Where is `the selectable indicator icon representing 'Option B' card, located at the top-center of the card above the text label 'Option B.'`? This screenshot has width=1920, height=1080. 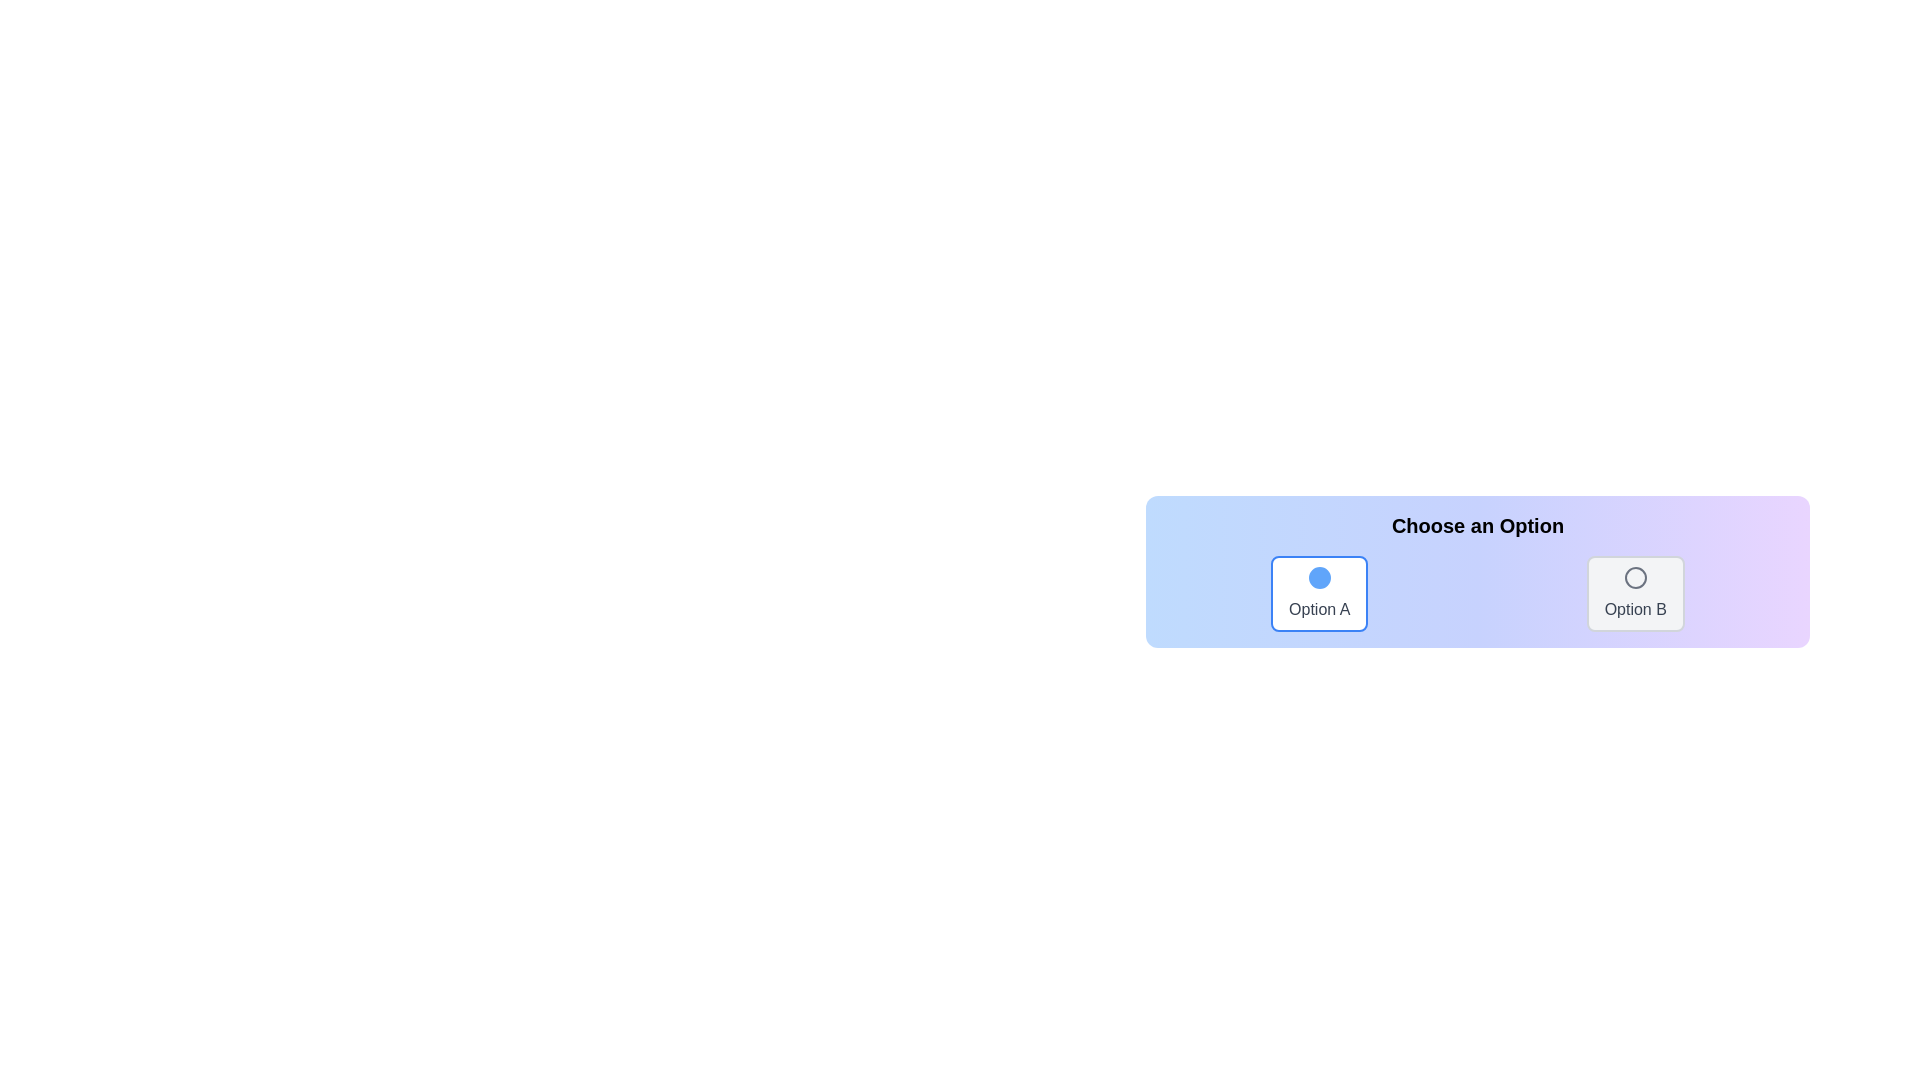
the selectable indicator icon representing 'Option B' card, located at the top-center of the card above the text label 'Option B.' is located at coordinates (1635, 578).